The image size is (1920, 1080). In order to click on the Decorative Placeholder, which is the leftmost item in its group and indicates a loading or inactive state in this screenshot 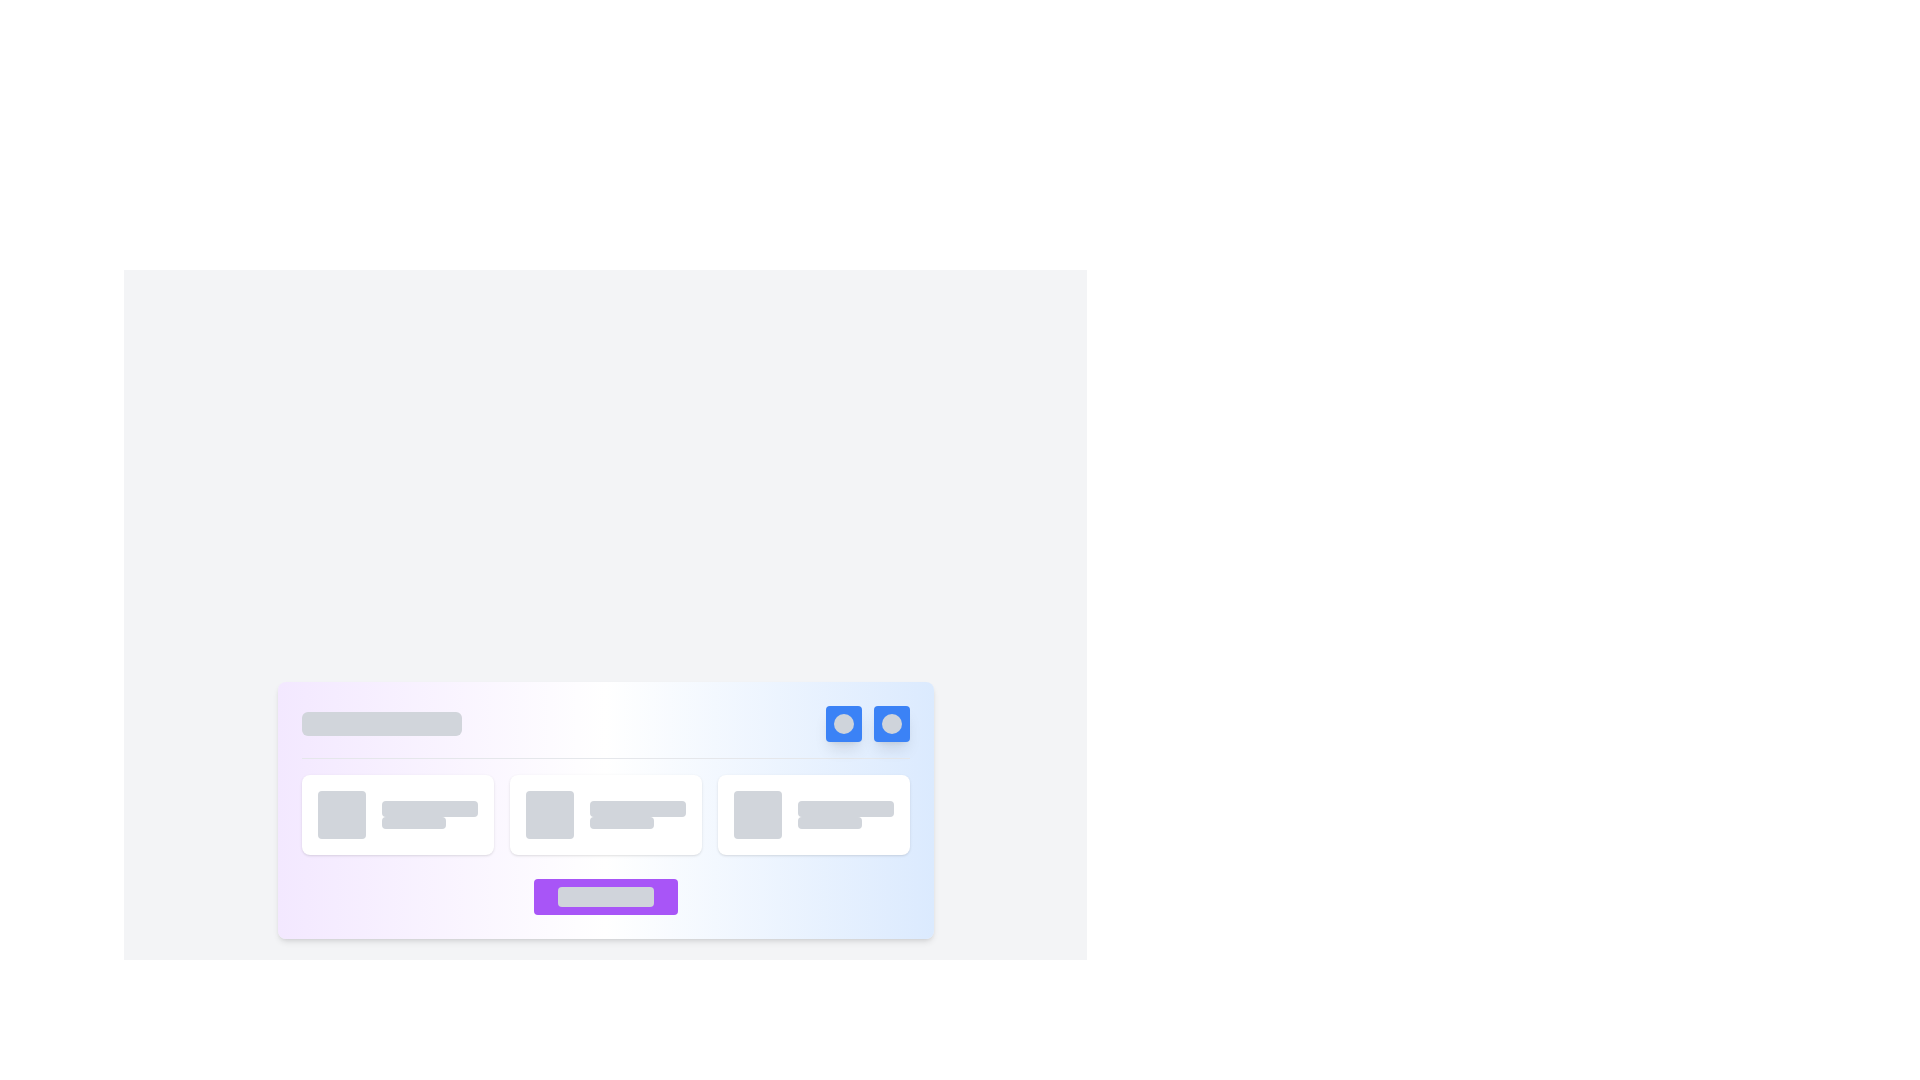, I will do `click(341, 814)`.